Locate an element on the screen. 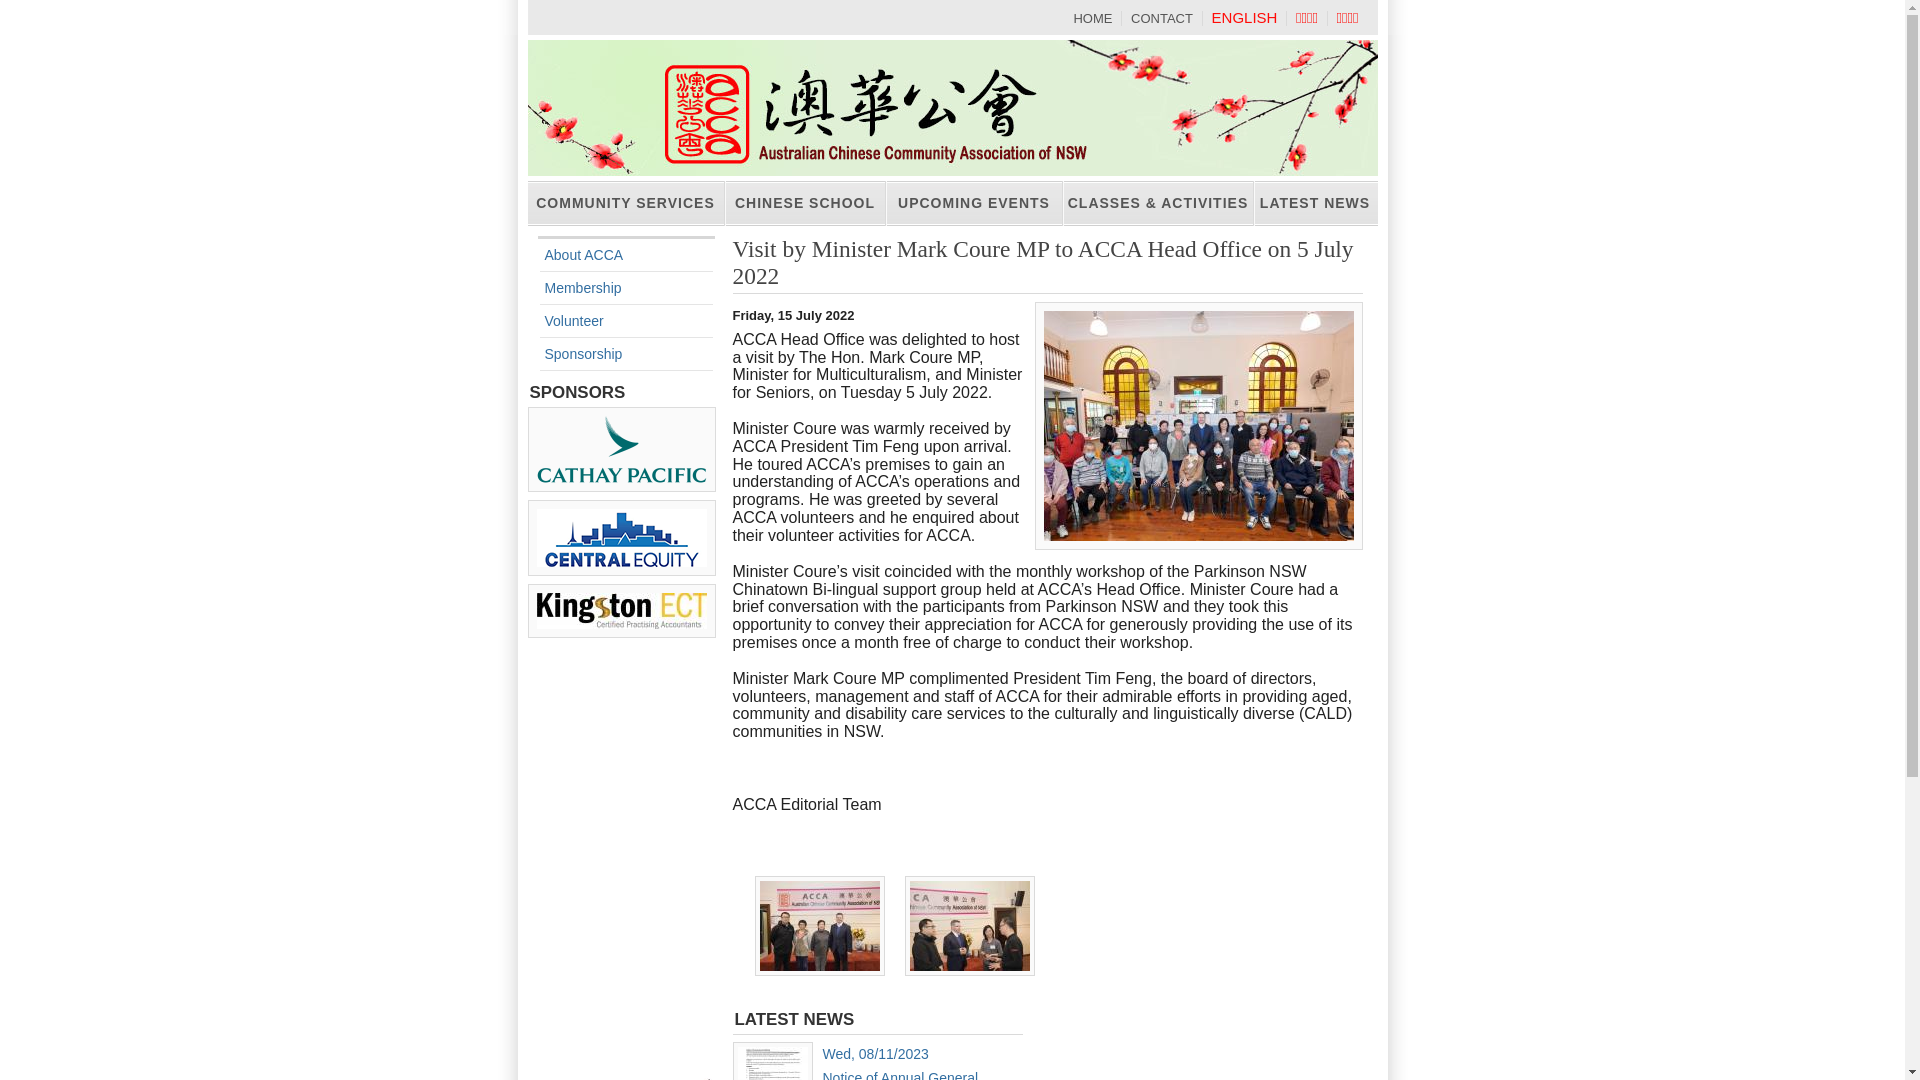 The width and height of the screenshot is (1920, 1080). 'UPCOMING EVENTS' is located at coordinates (974, 203).